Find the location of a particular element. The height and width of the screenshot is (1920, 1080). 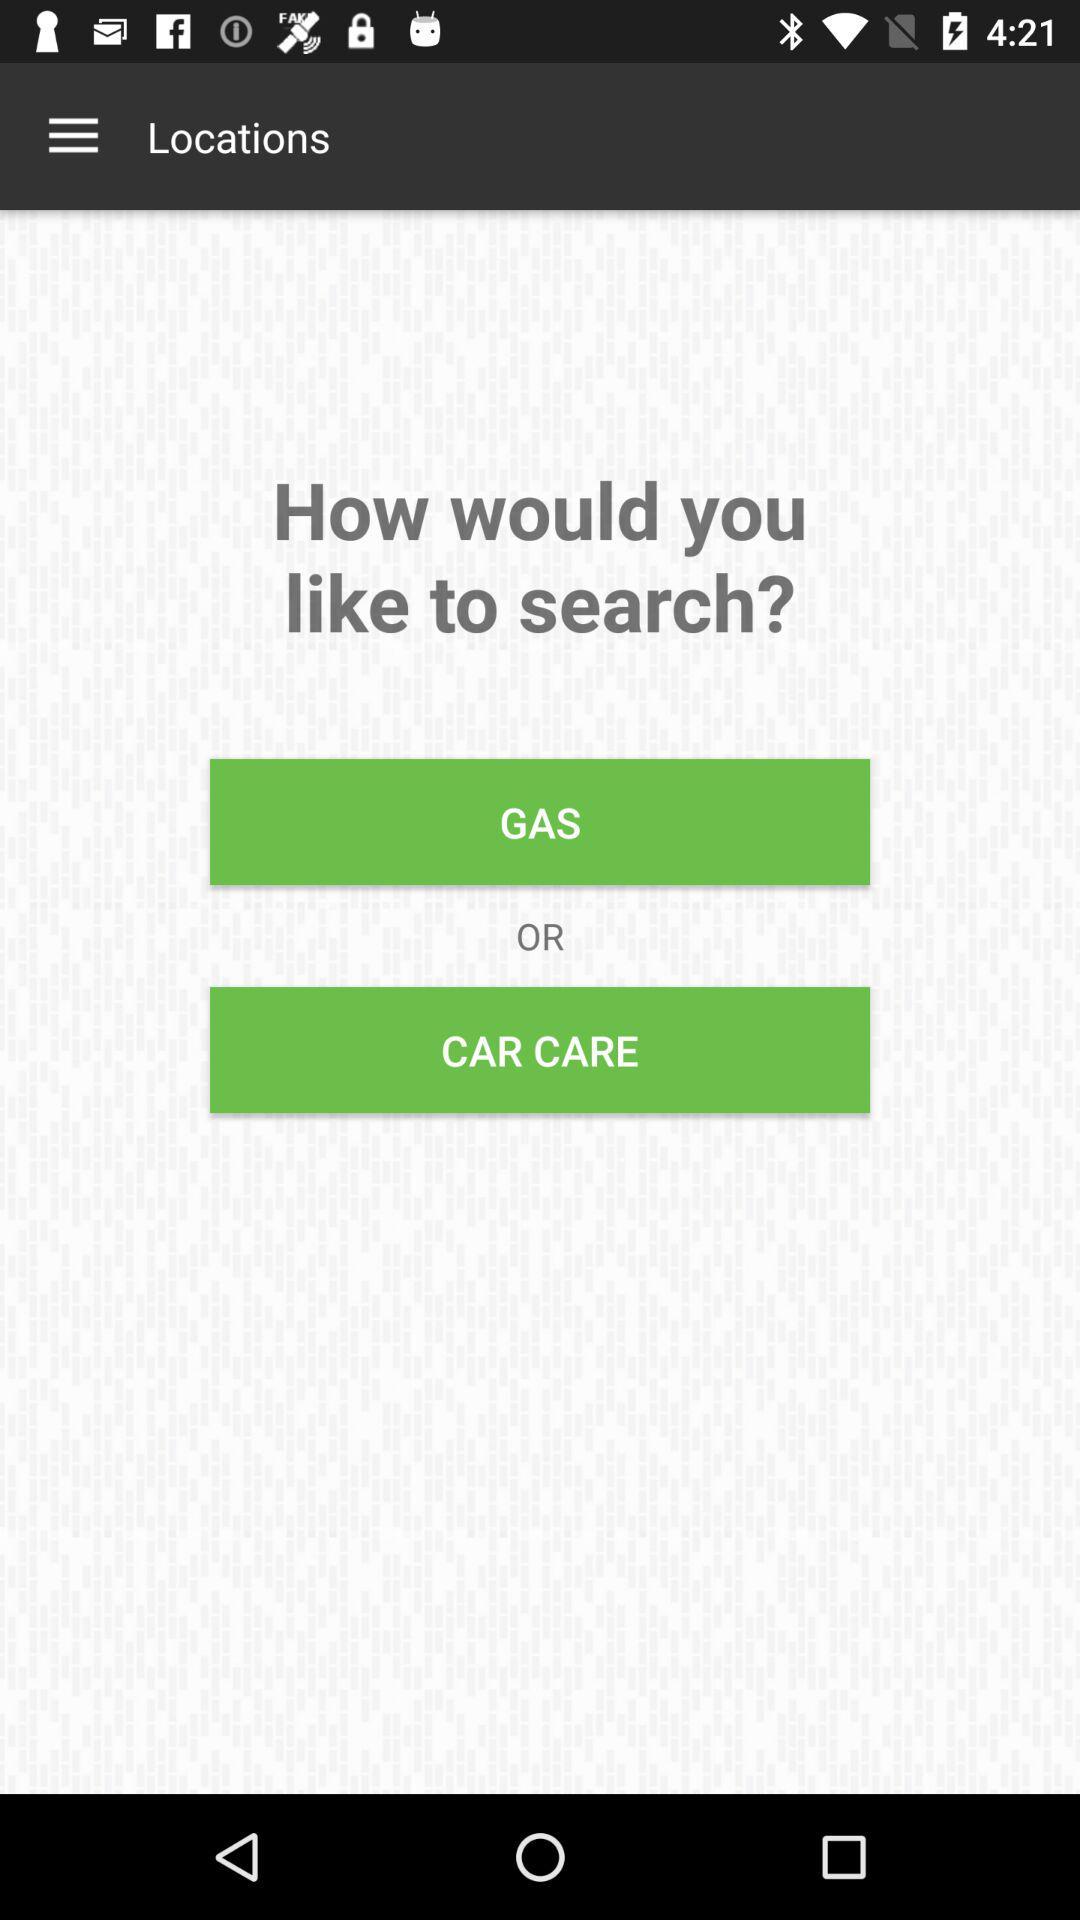

item above how would you item is located at coordinates (72, 135).